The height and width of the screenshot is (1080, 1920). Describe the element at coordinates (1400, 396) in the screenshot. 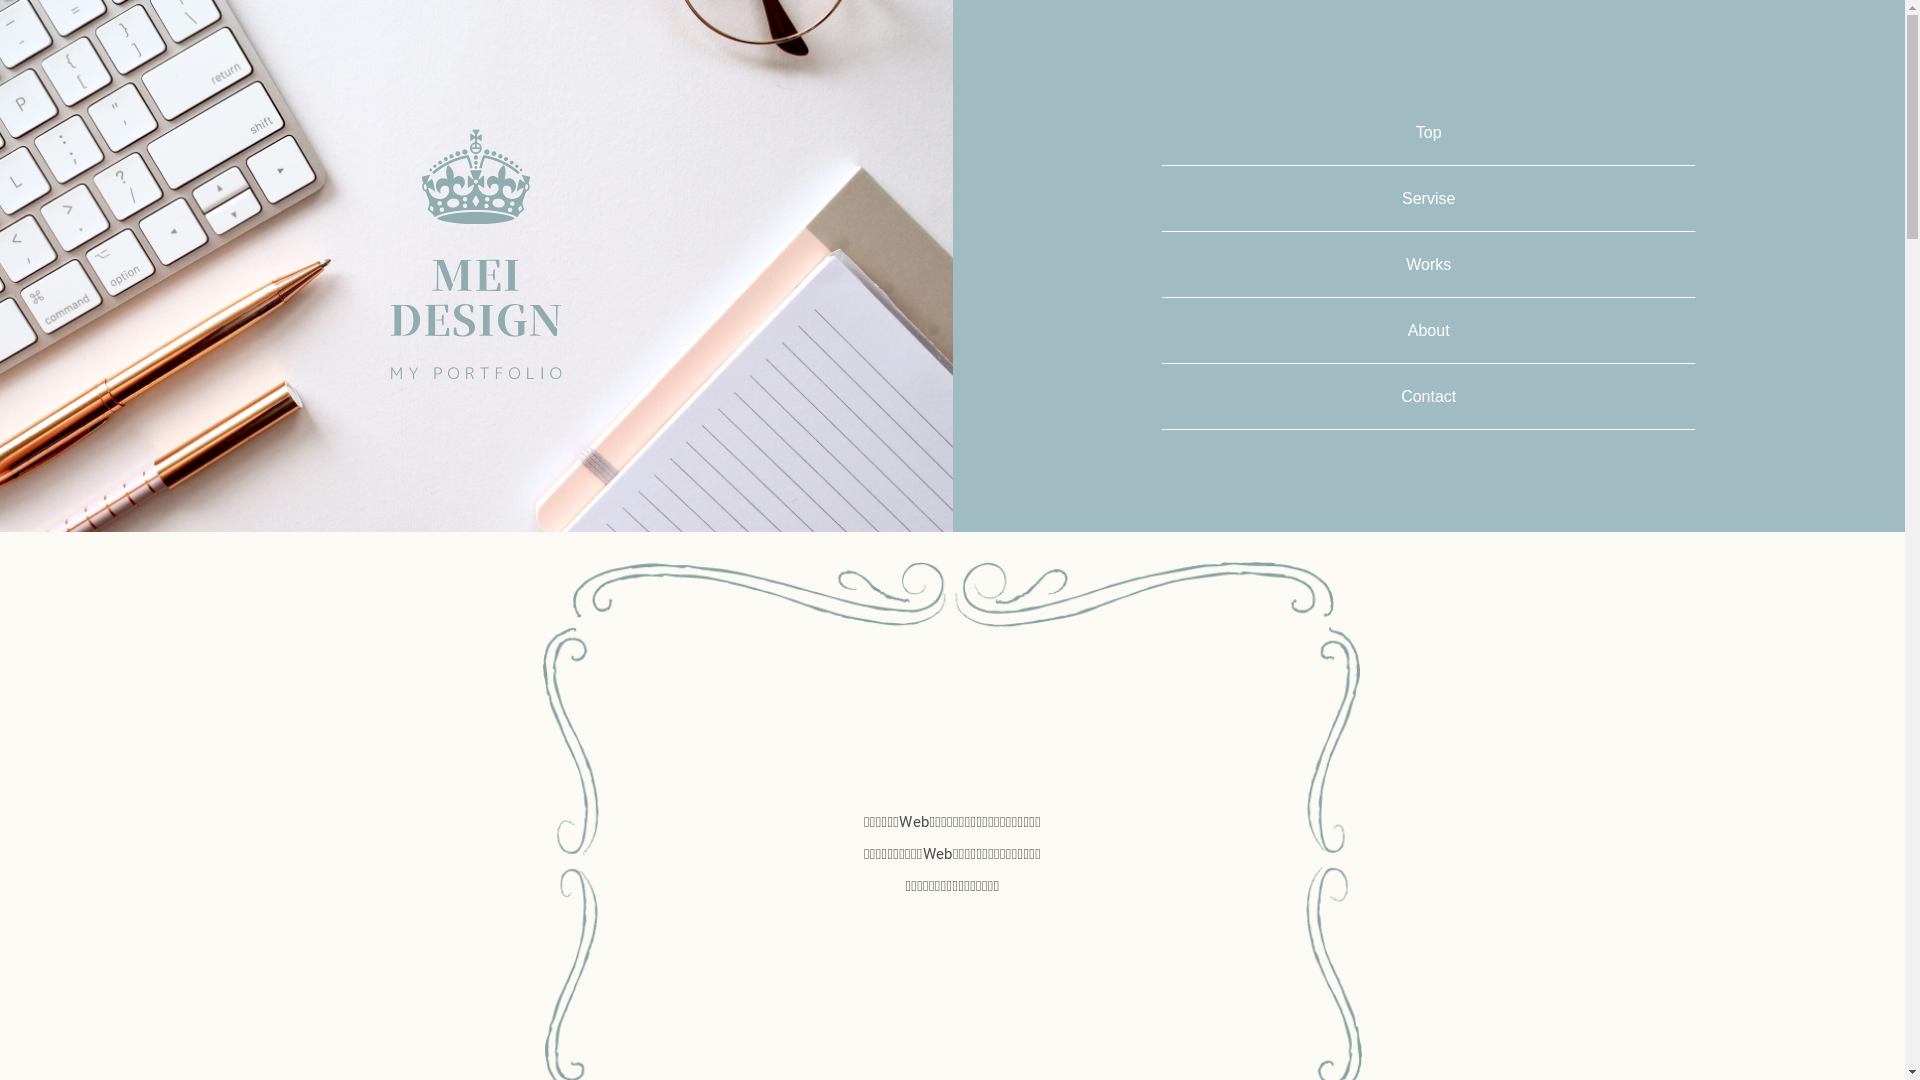

I see `'Contact'` at that location.